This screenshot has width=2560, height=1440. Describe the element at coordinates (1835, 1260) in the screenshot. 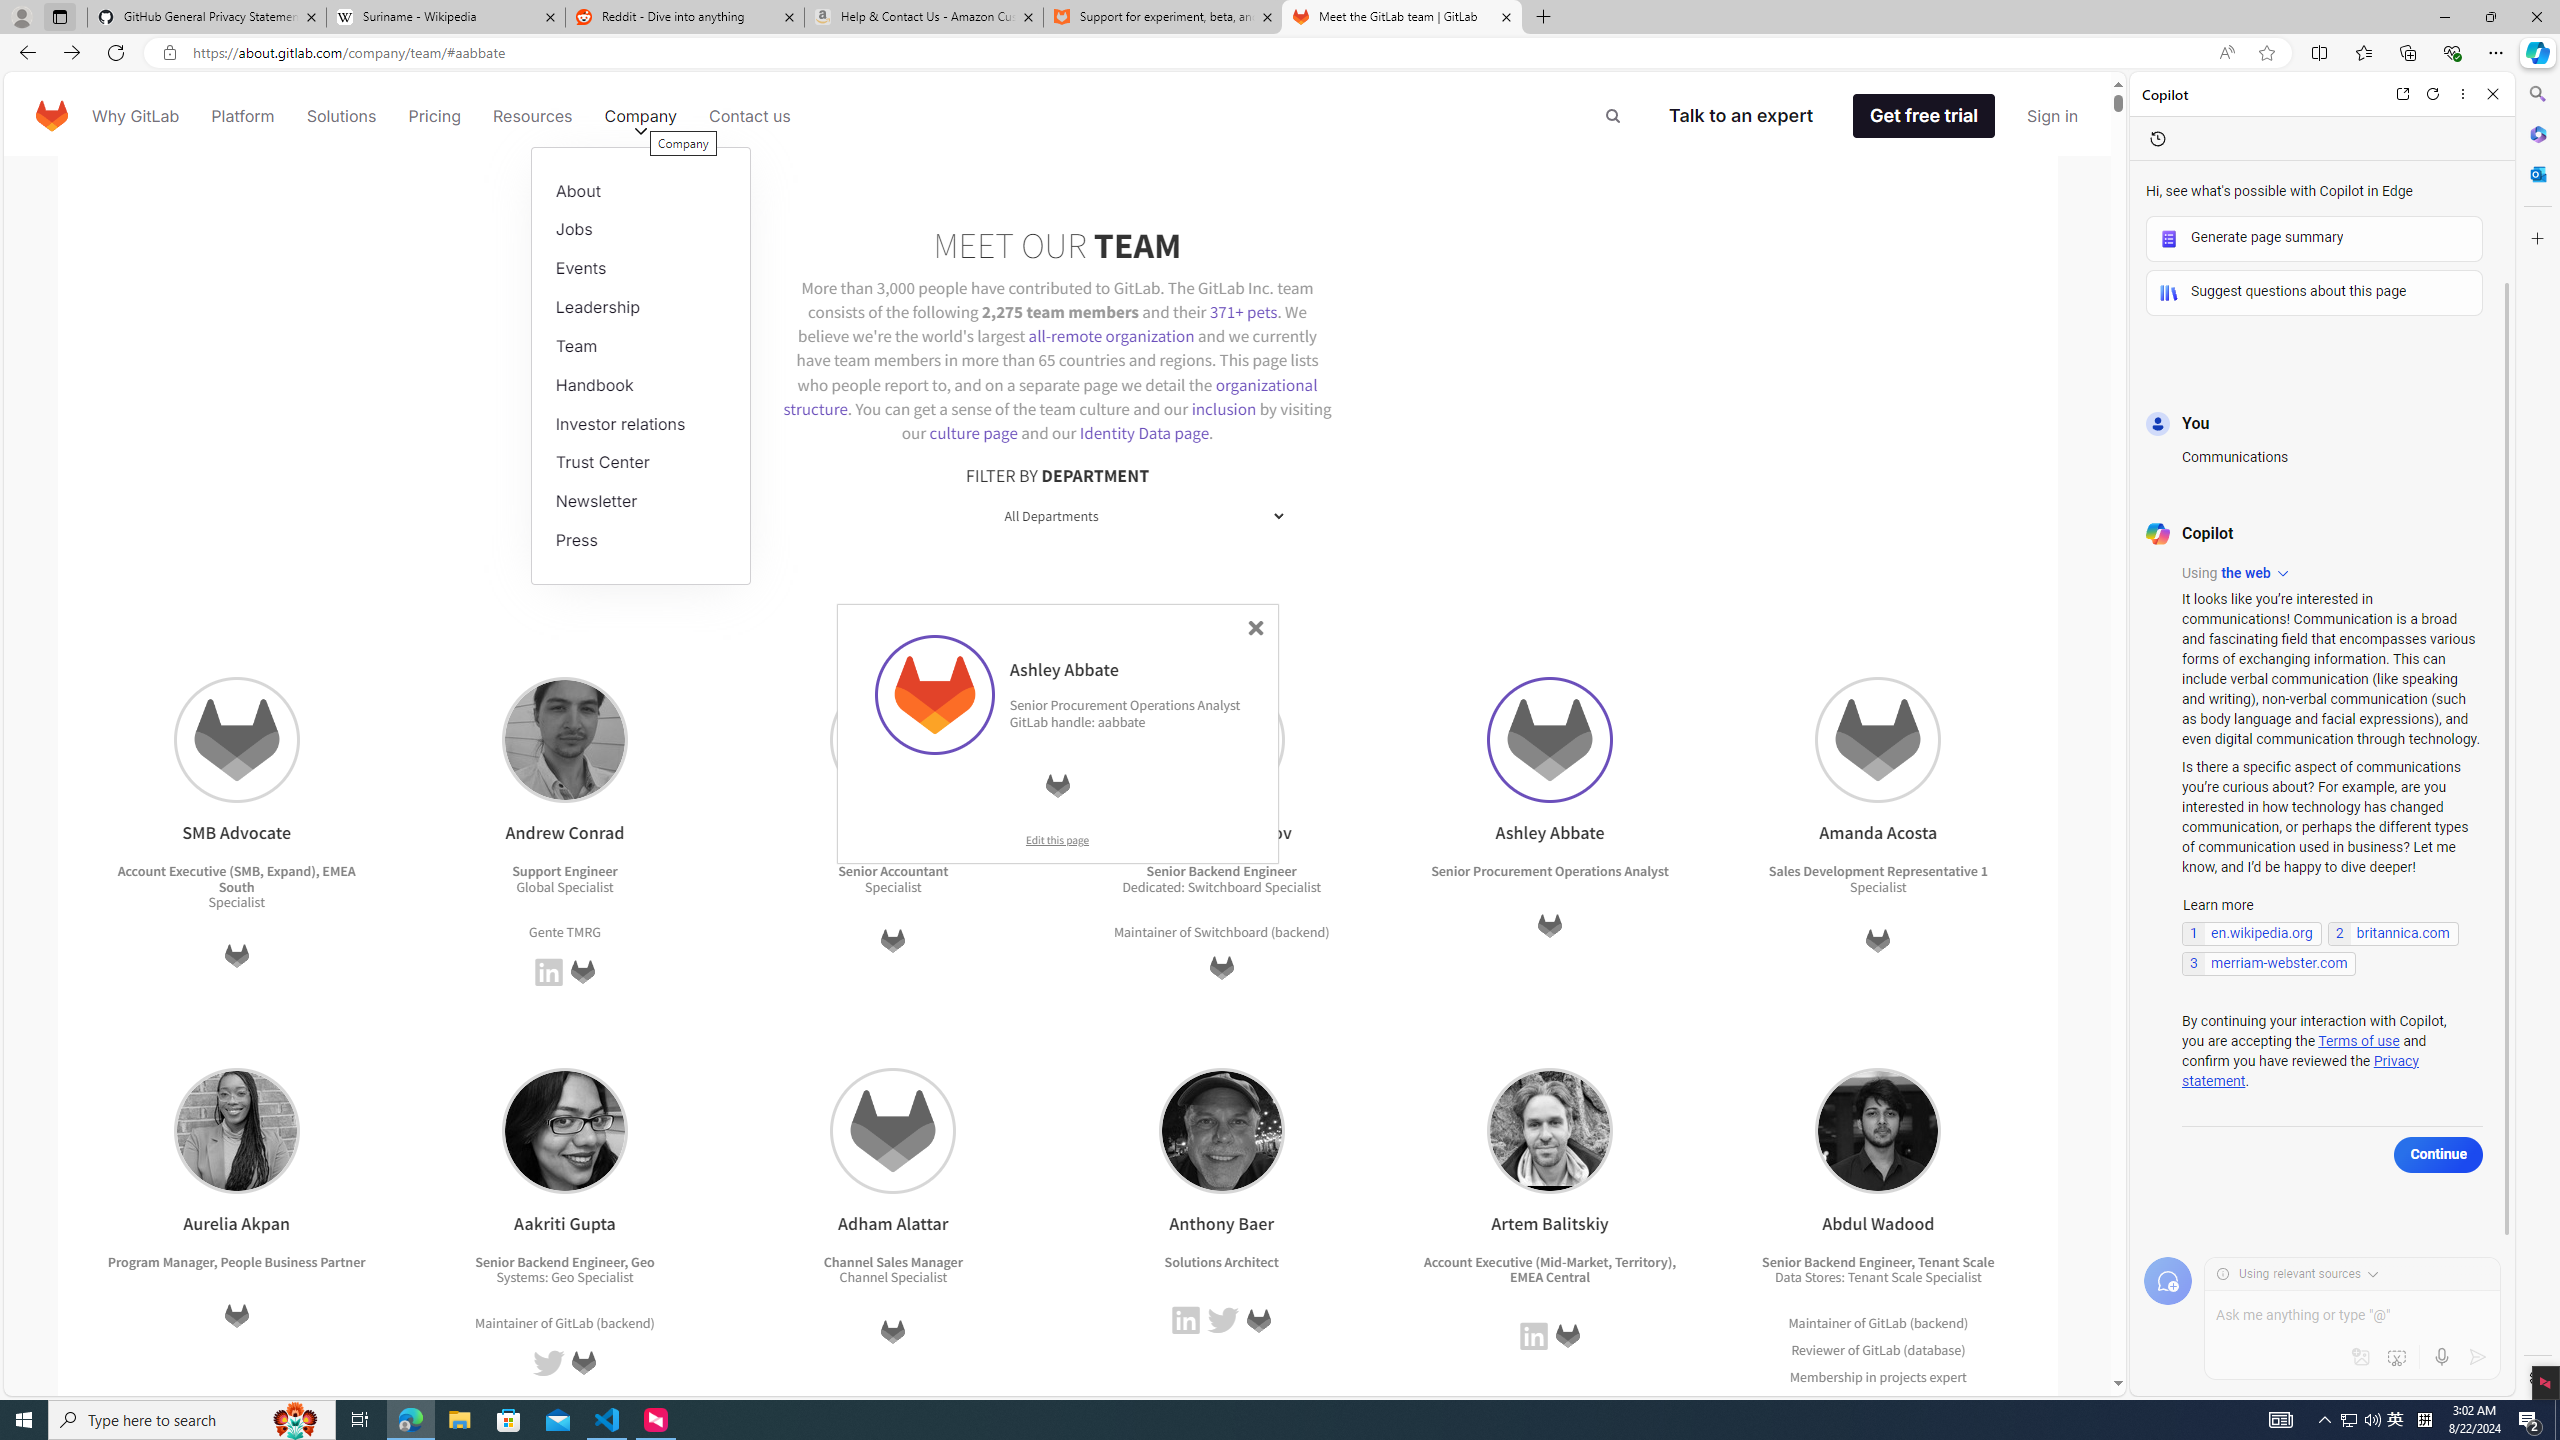

I see `'Senior Backend Engineer'` at that location.